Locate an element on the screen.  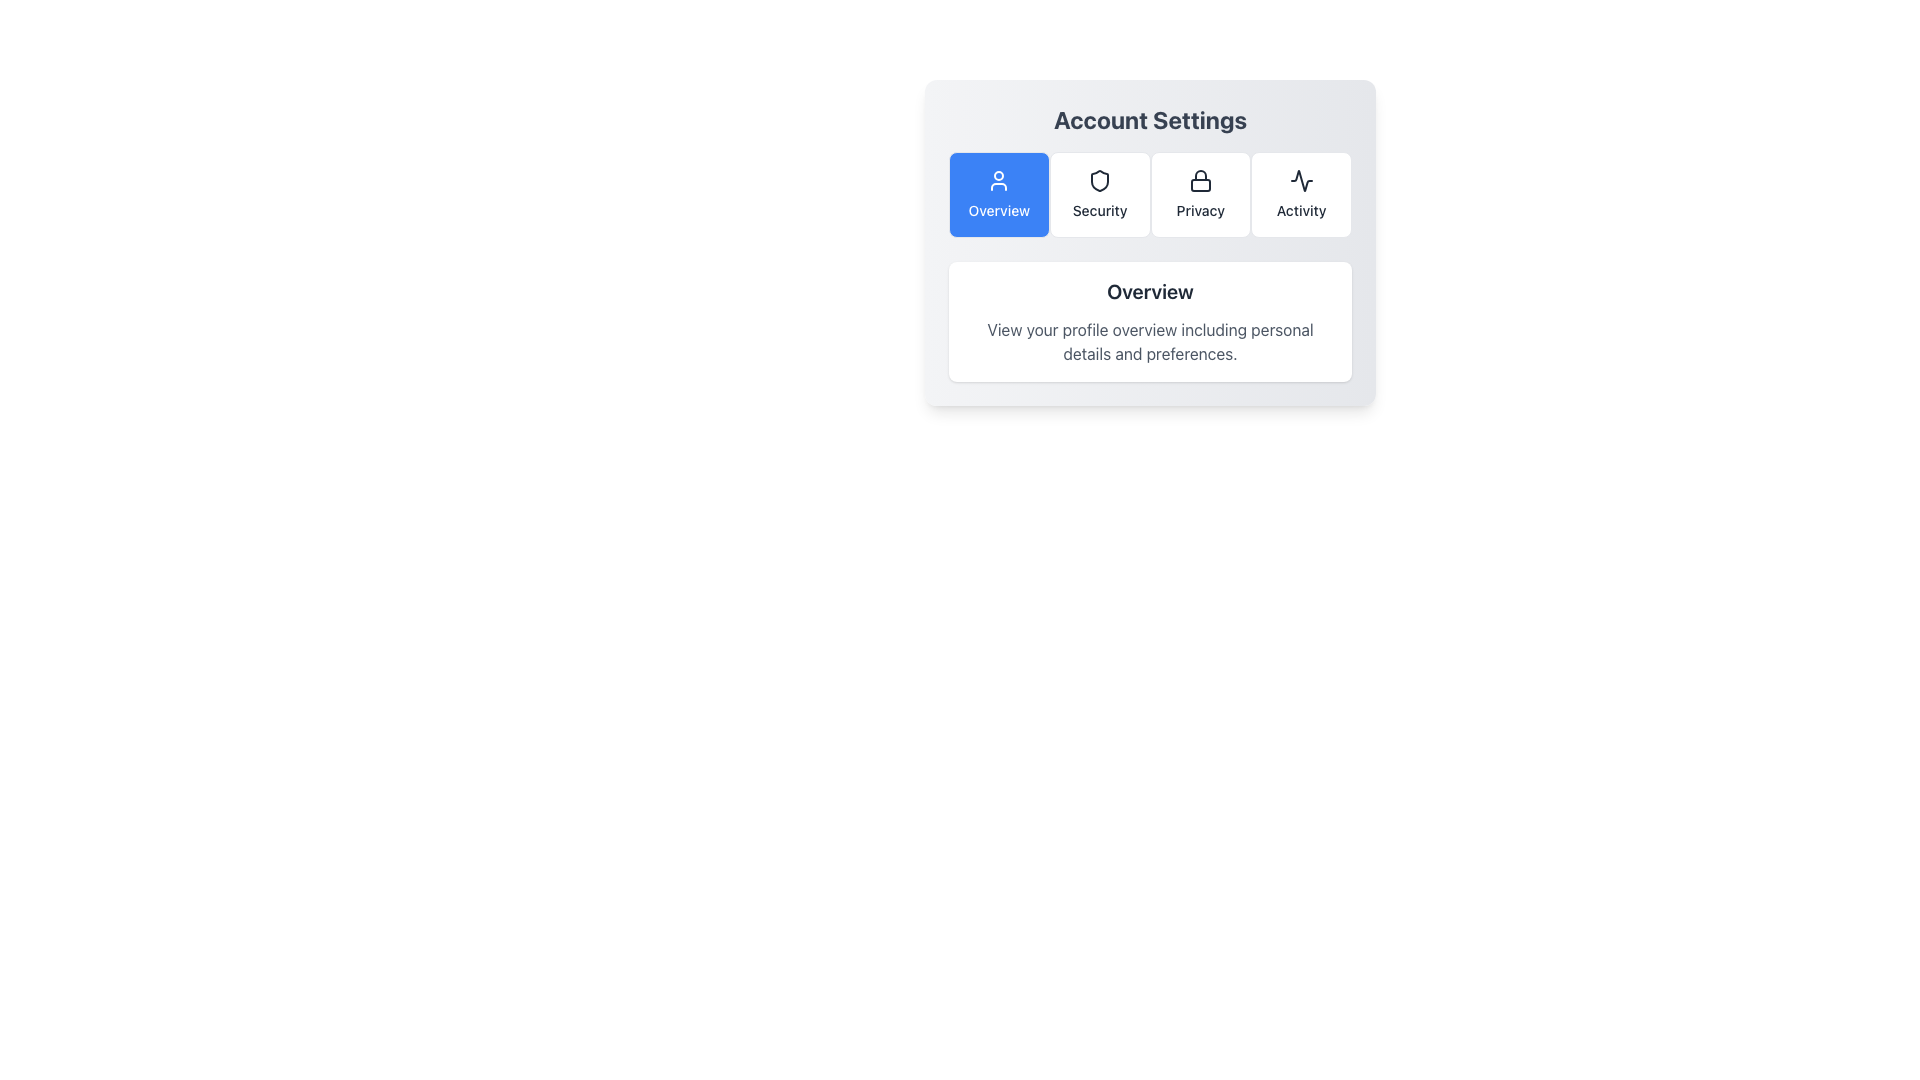
the 'Privacy' text label, which is styled with a small font and medium weight, located below a lock icon in the Privacy card of the row of cards is located at coordinates (1200, 211).